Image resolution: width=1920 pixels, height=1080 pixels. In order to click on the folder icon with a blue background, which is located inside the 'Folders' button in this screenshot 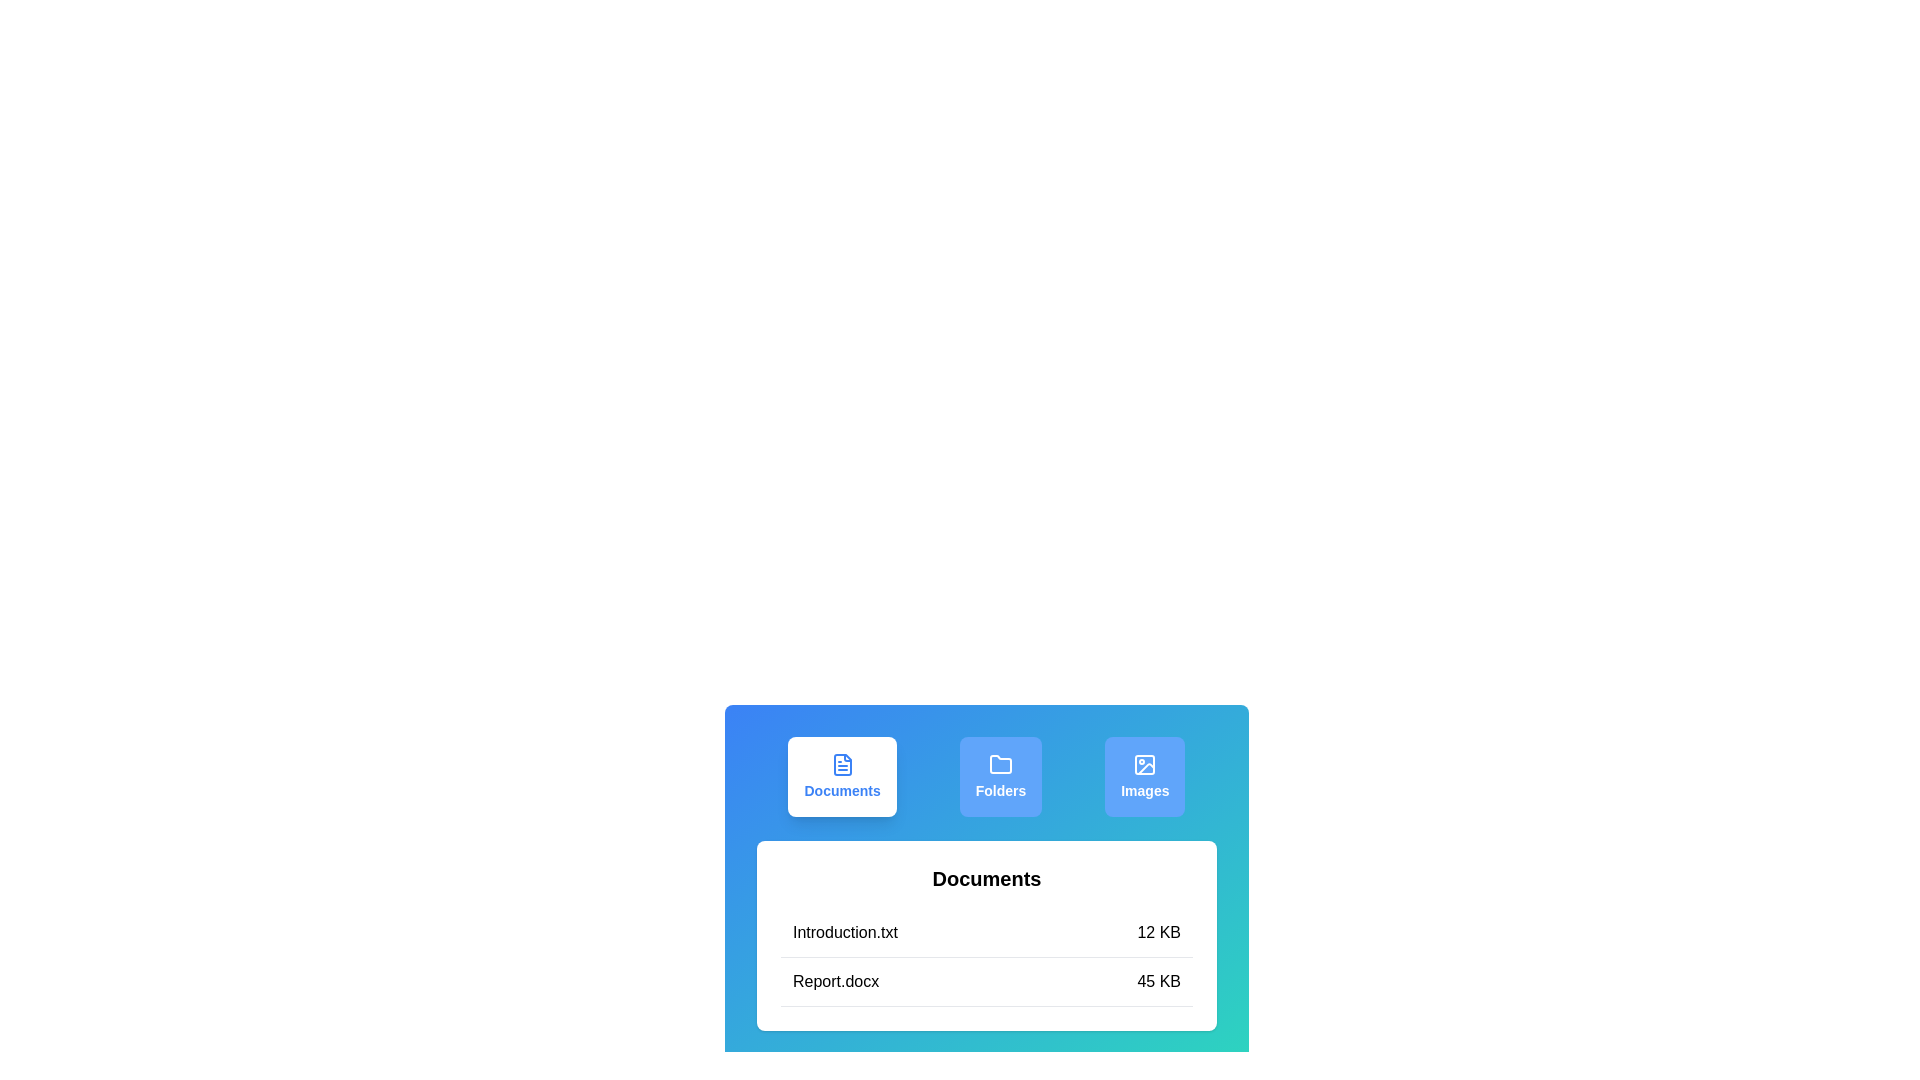, I will do `click(1000, 764)`.